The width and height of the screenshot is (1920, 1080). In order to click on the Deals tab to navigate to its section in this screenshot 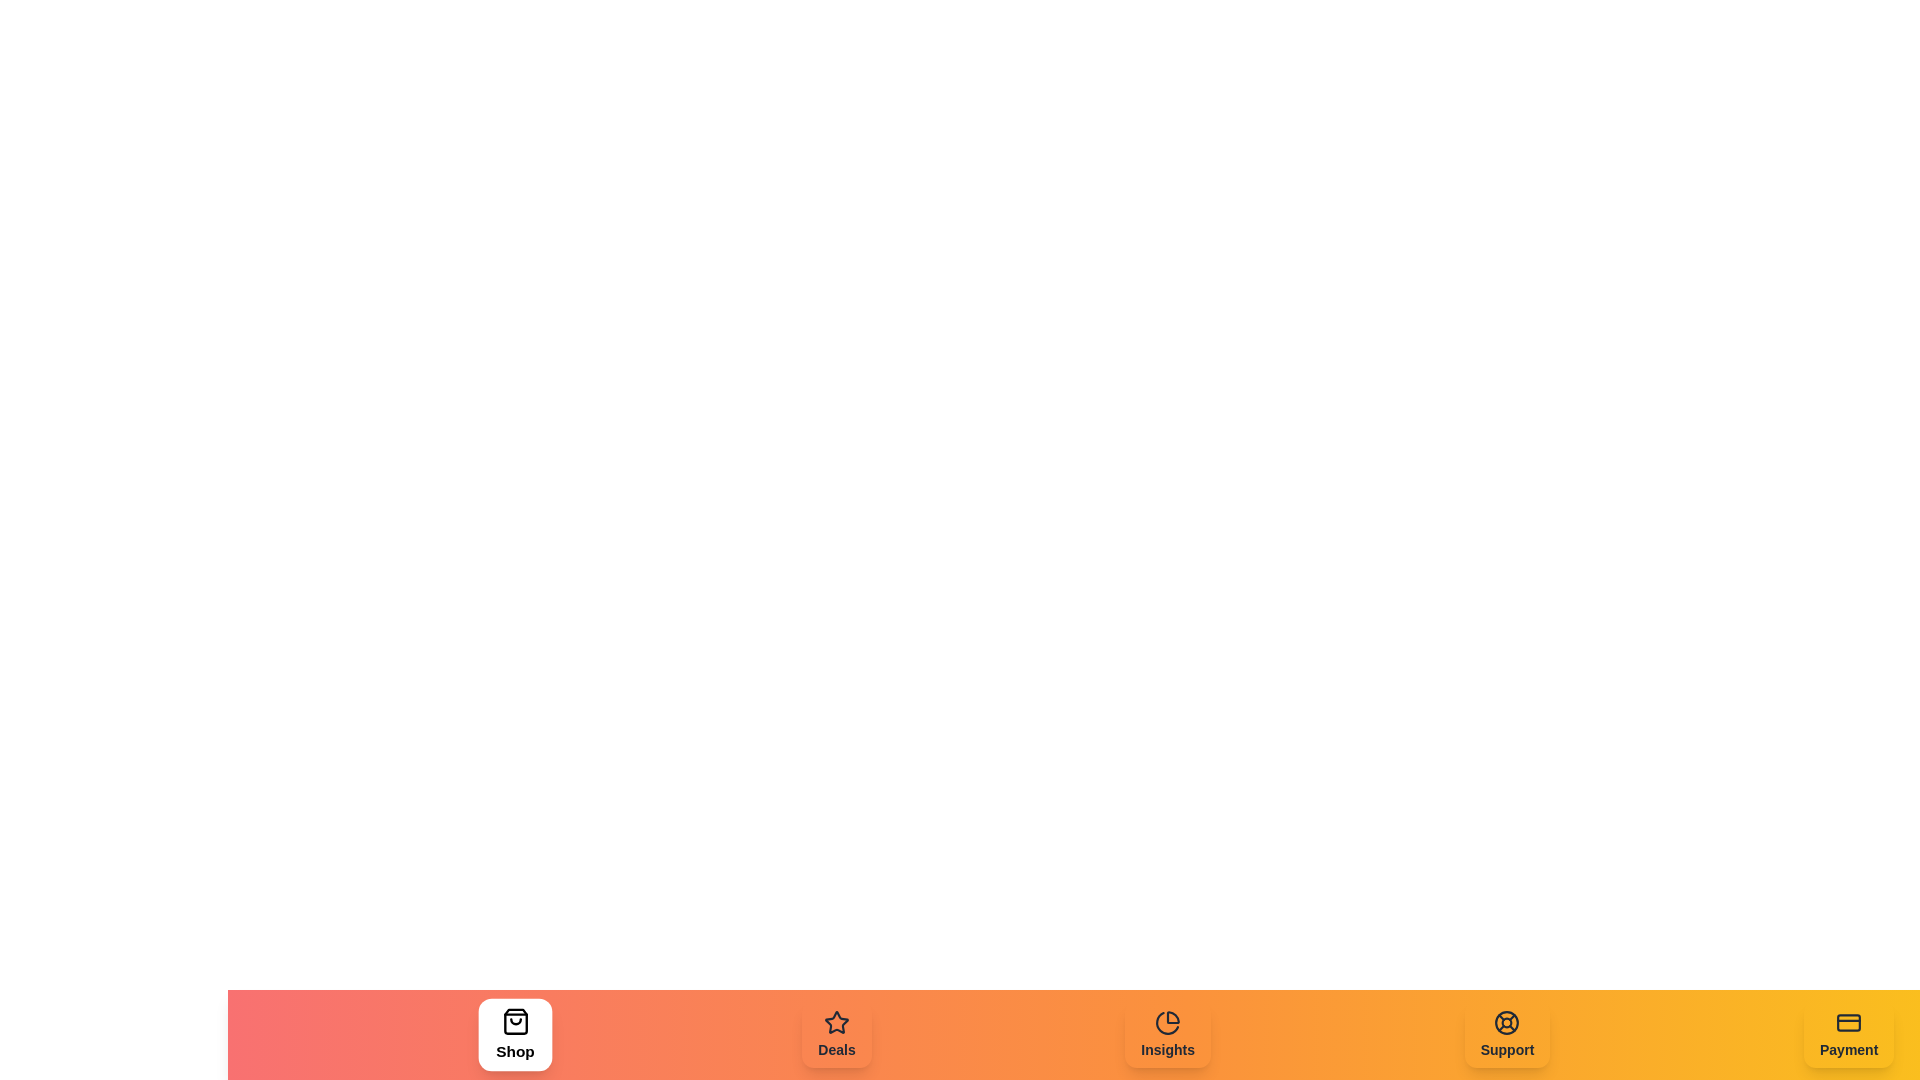, I will do `click(836, 1034)`.